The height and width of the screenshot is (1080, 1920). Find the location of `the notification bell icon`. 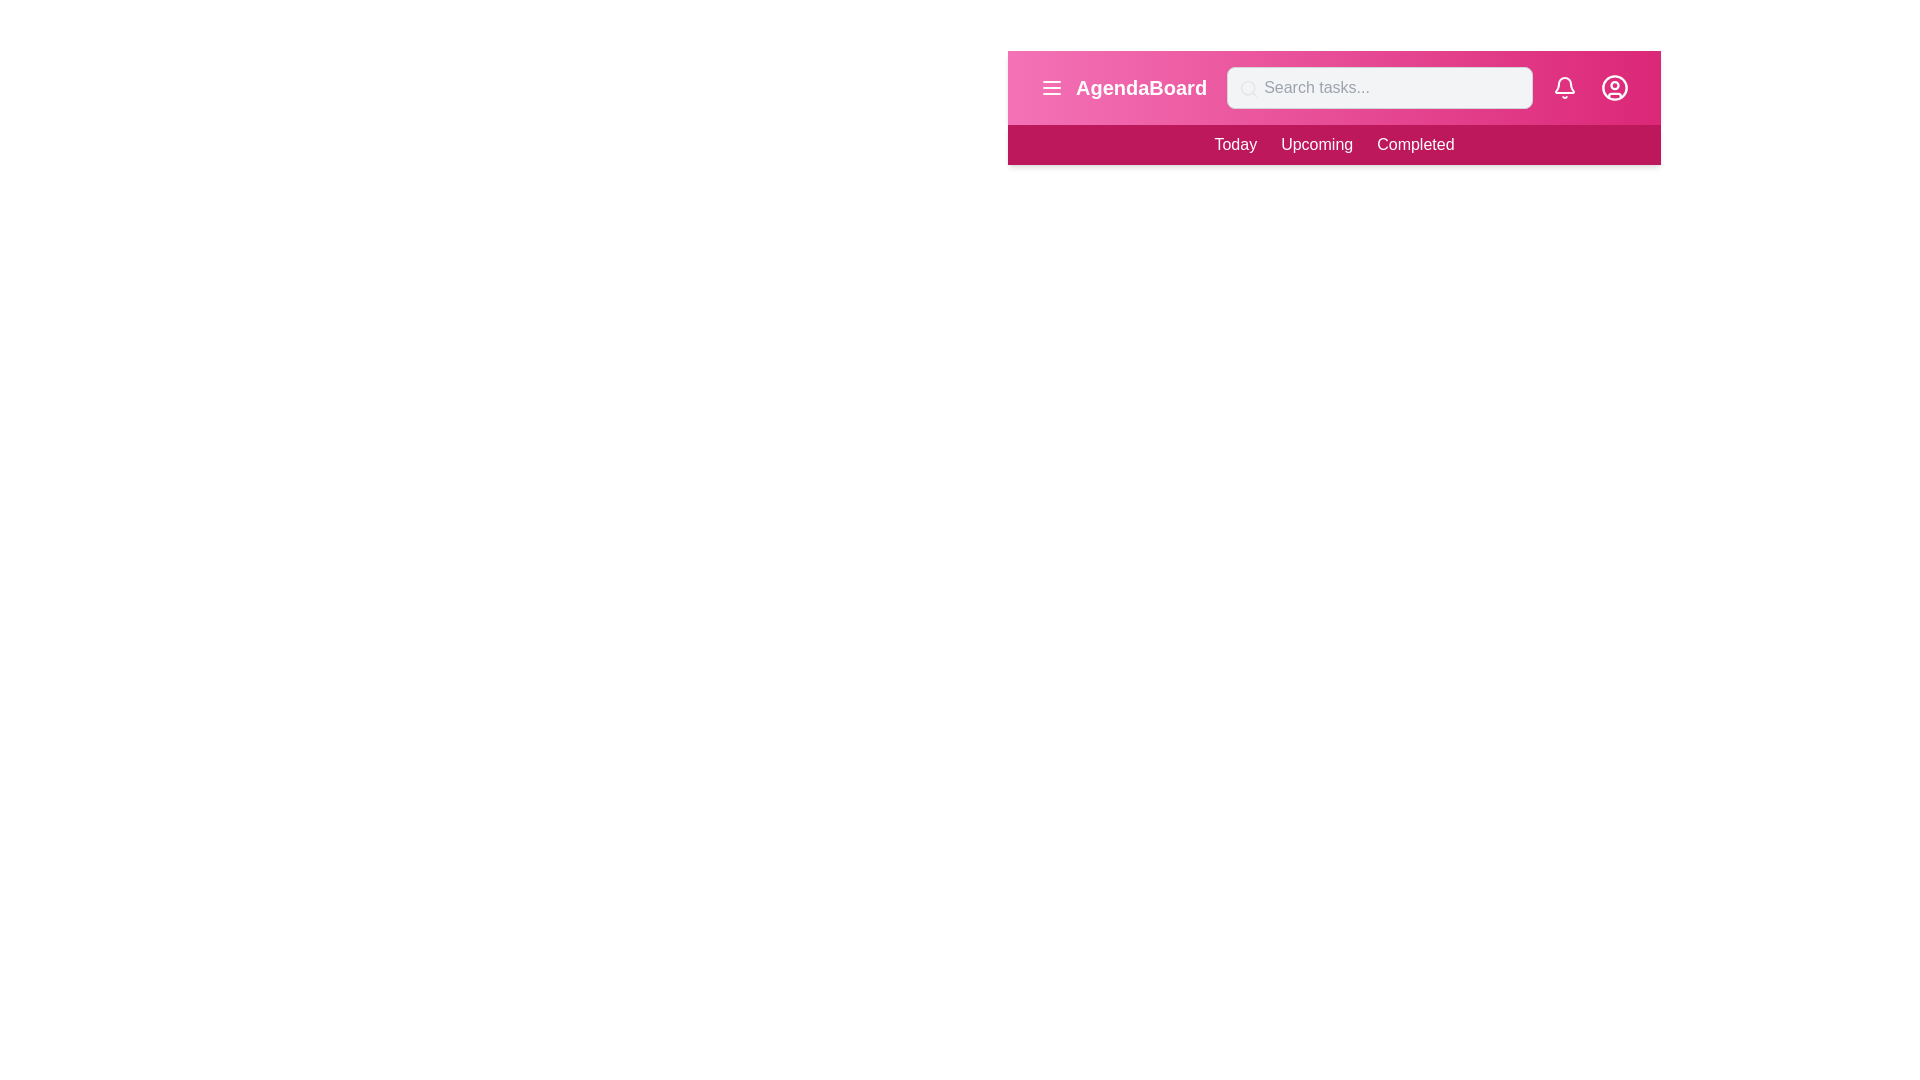

the notification bell icon is located at coordinates (1563, 87).